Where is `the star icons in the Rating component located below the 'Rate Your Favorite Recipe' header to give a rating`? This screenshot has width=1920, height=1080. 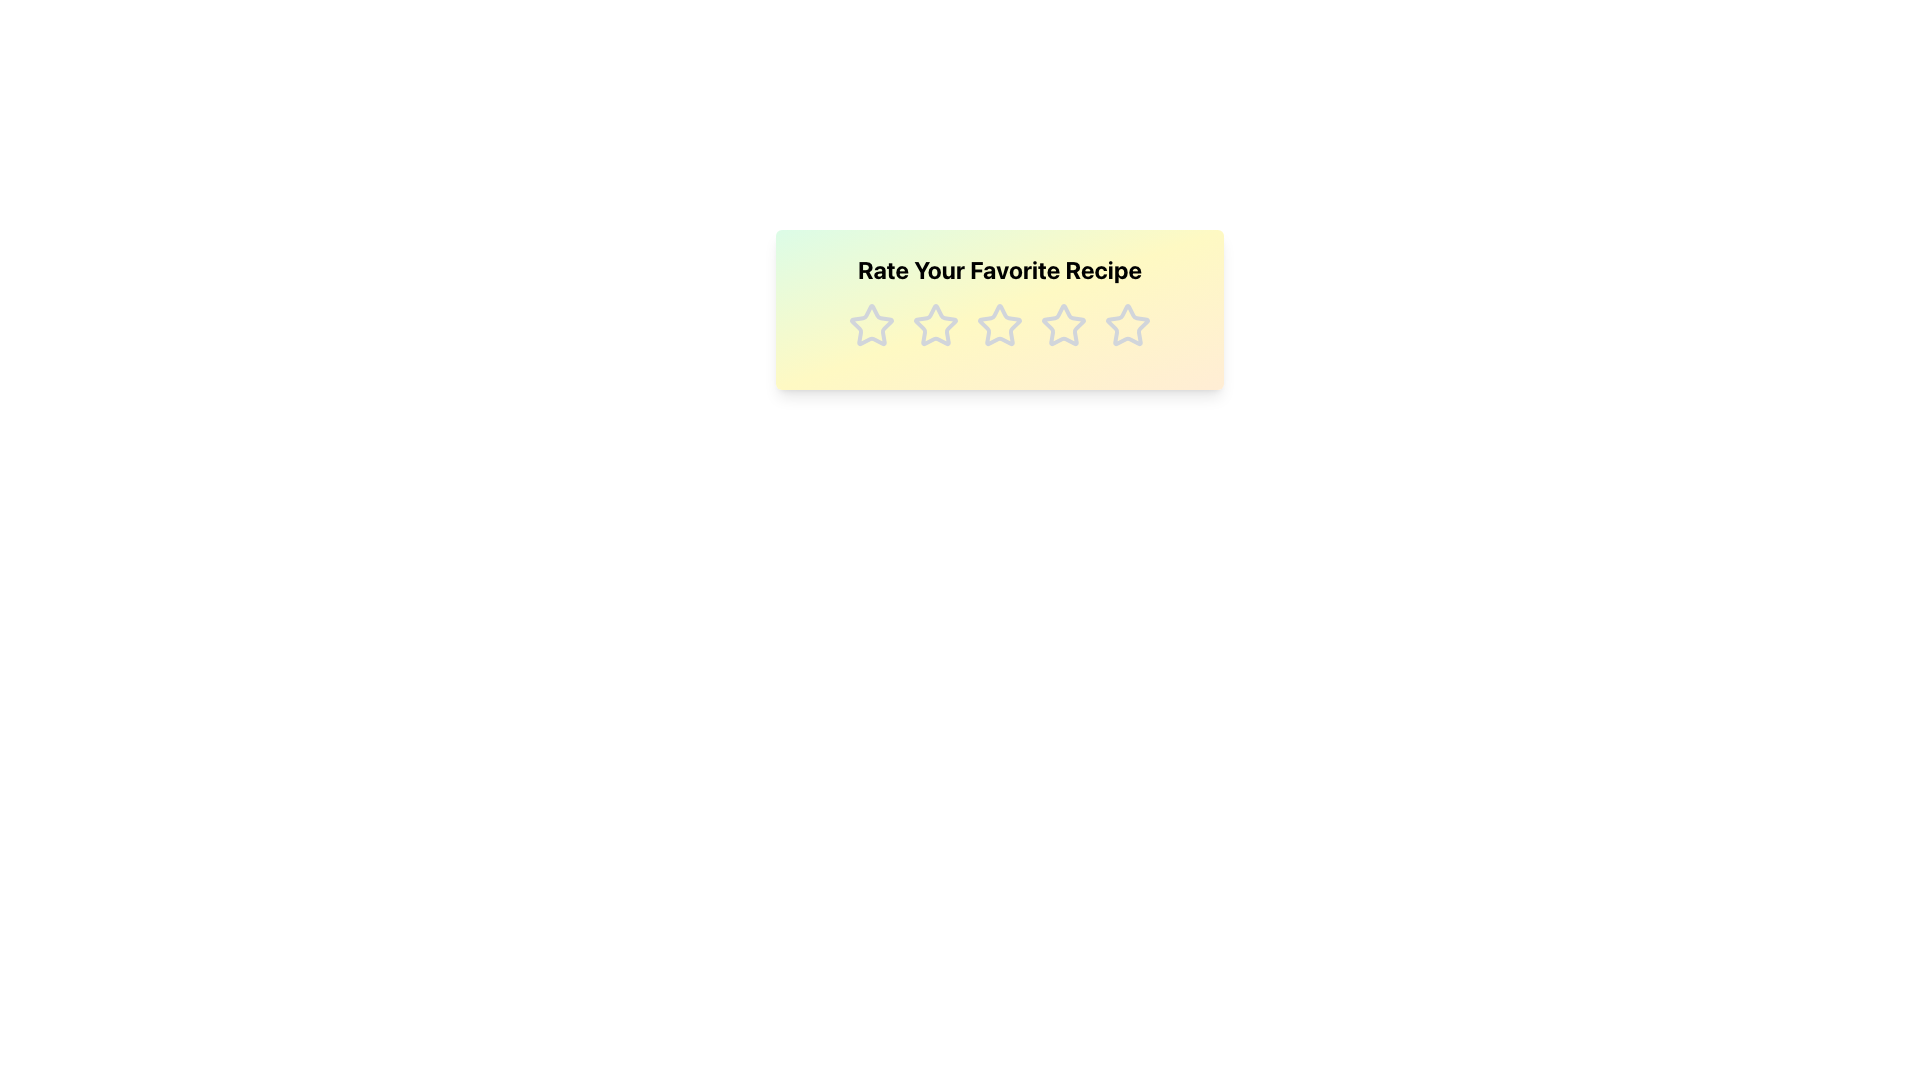 the star icons in the Rating component located below the 'Rate Your Favorite Recipe' header to give a rating is located at coordinates (999, 325).